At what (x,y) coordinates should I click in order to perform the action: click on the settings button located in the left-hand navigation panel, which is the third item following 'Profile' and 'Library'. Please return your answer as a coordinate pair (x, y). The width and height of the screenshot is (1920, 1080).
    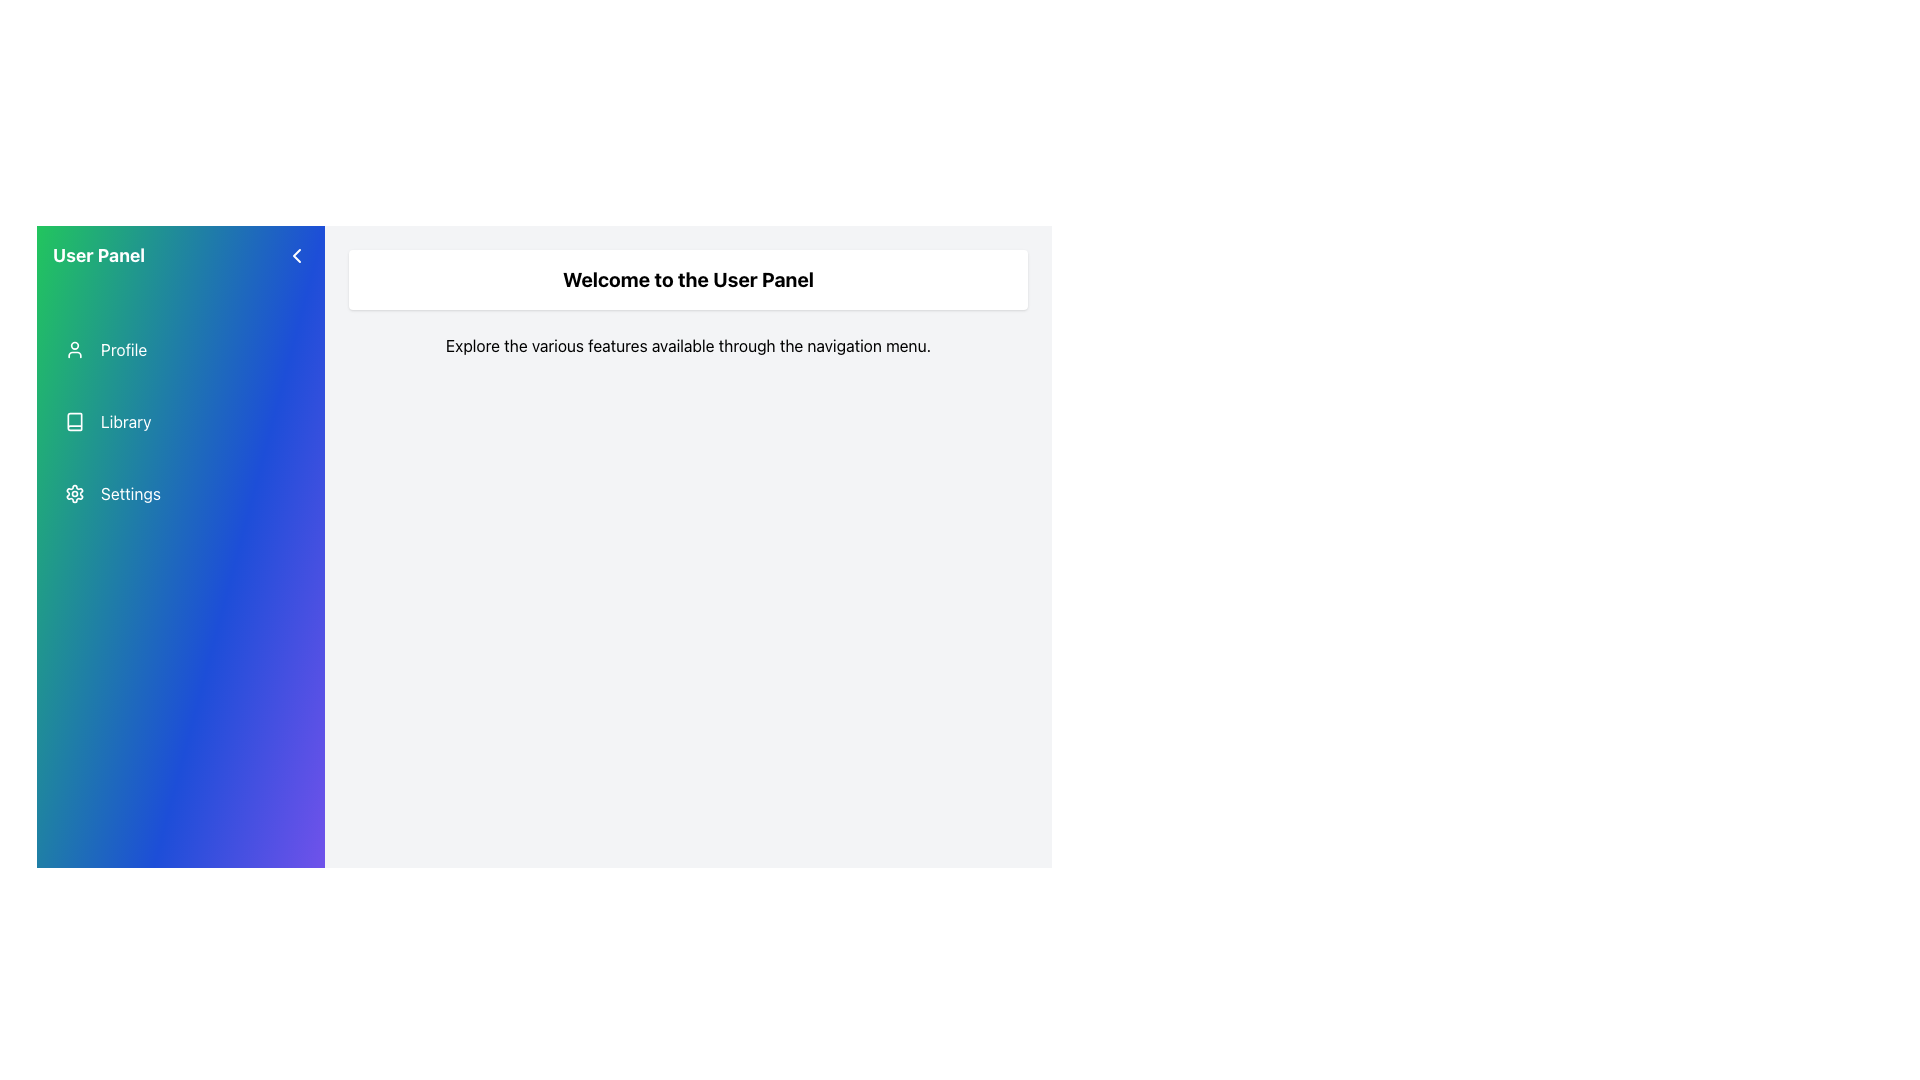
    Looking at the image, I should click on (181, 493).